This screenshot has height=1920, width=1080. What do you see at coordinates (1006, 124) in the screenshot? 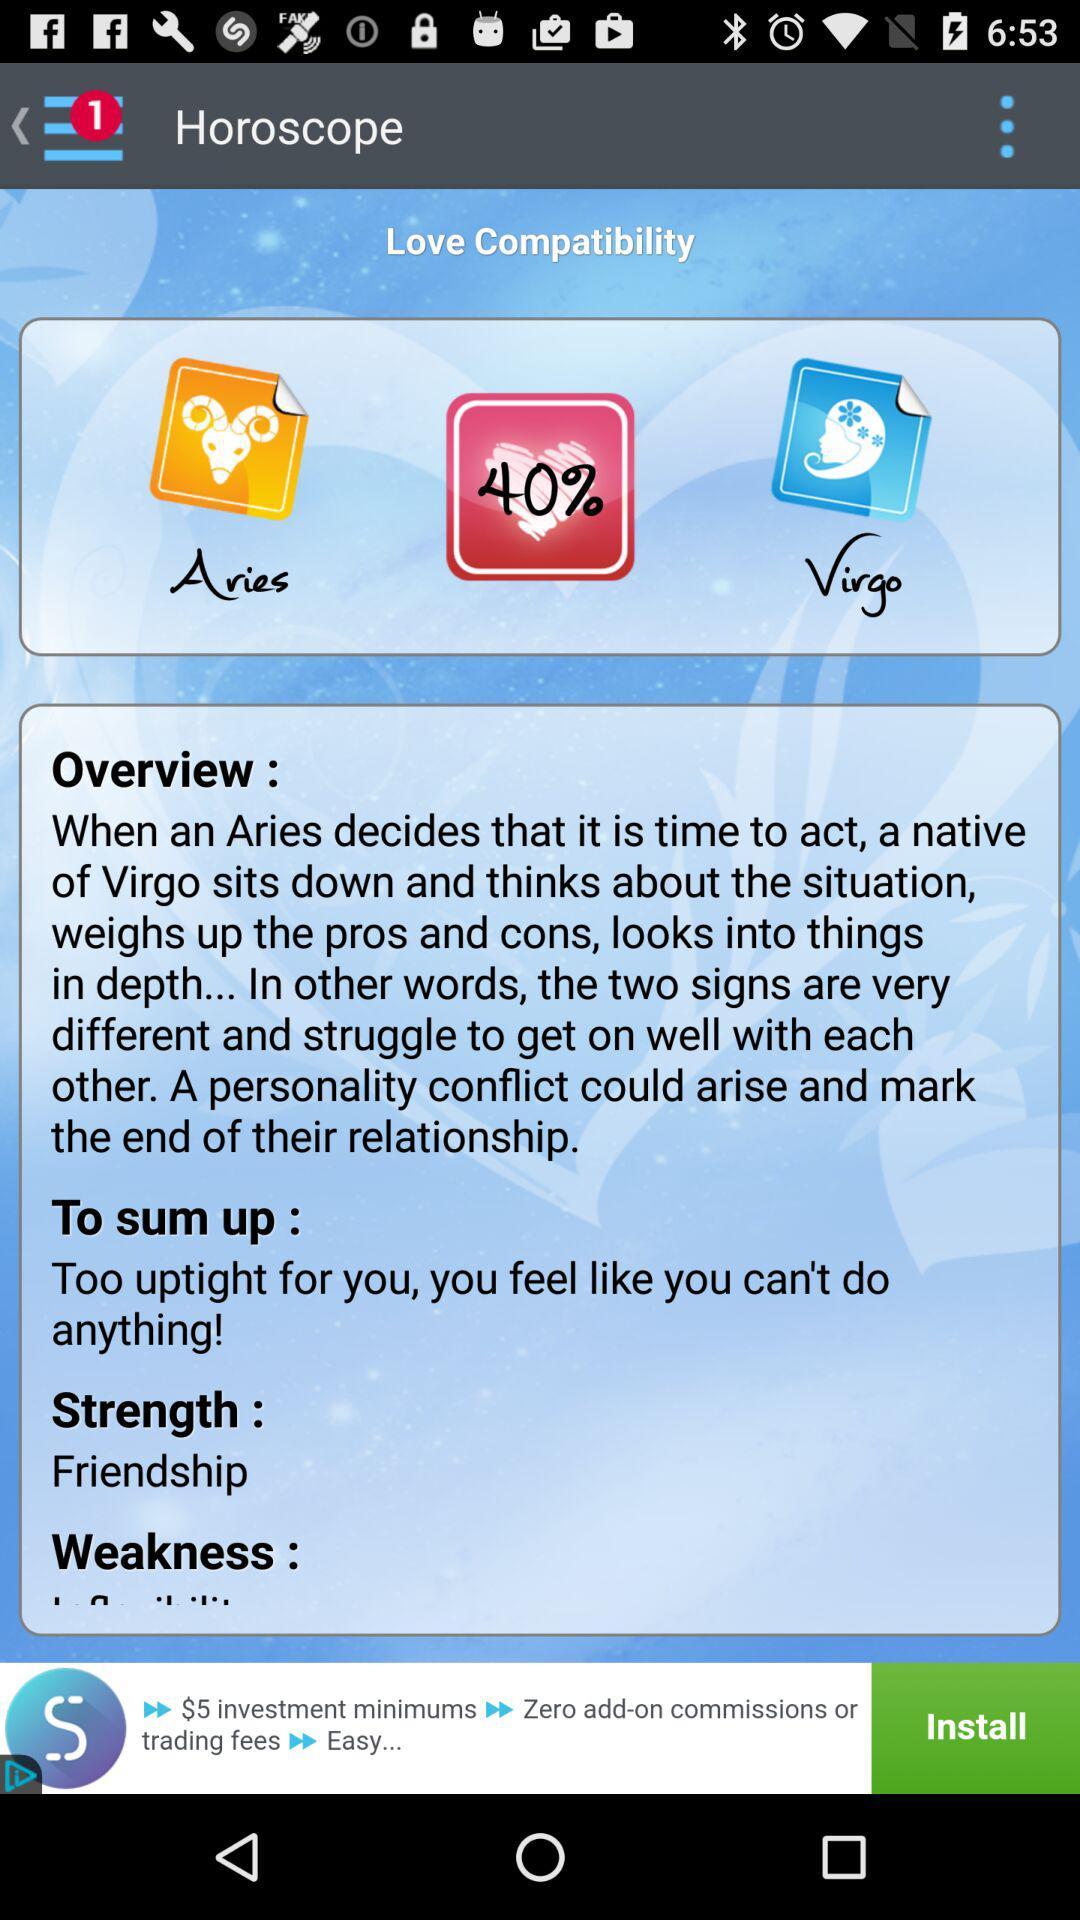
I see `switch to filter` at bounding box center [1006, 124].